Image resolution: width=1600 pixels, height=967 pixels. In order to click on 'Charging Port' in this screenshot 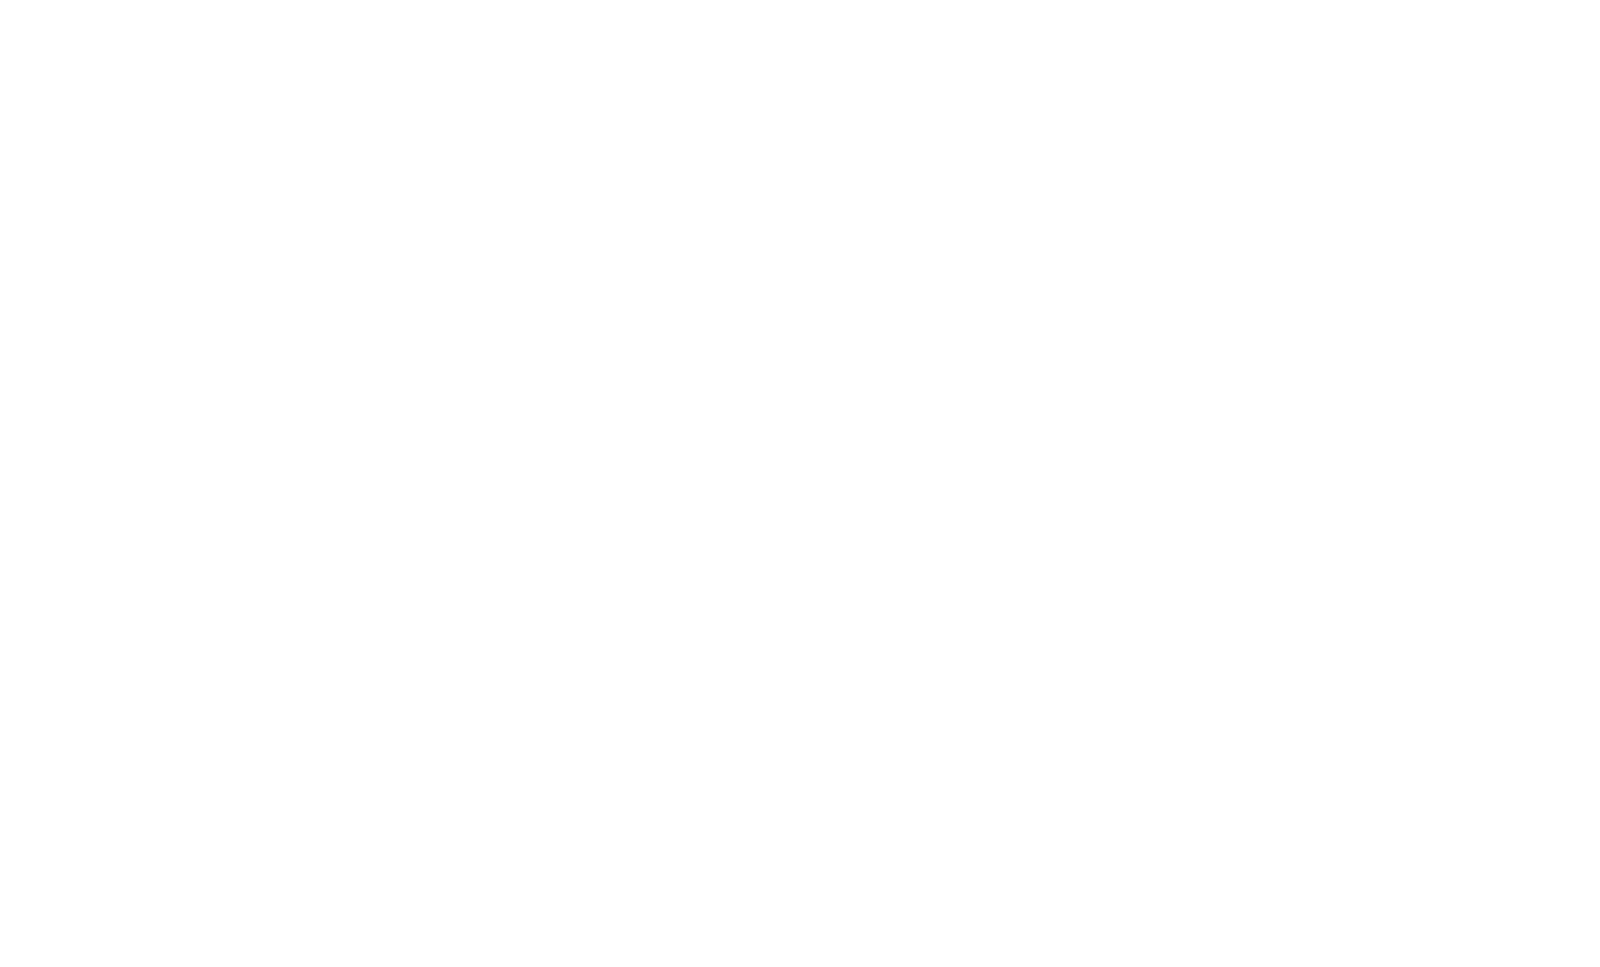, I will do `click(338, 585)`.